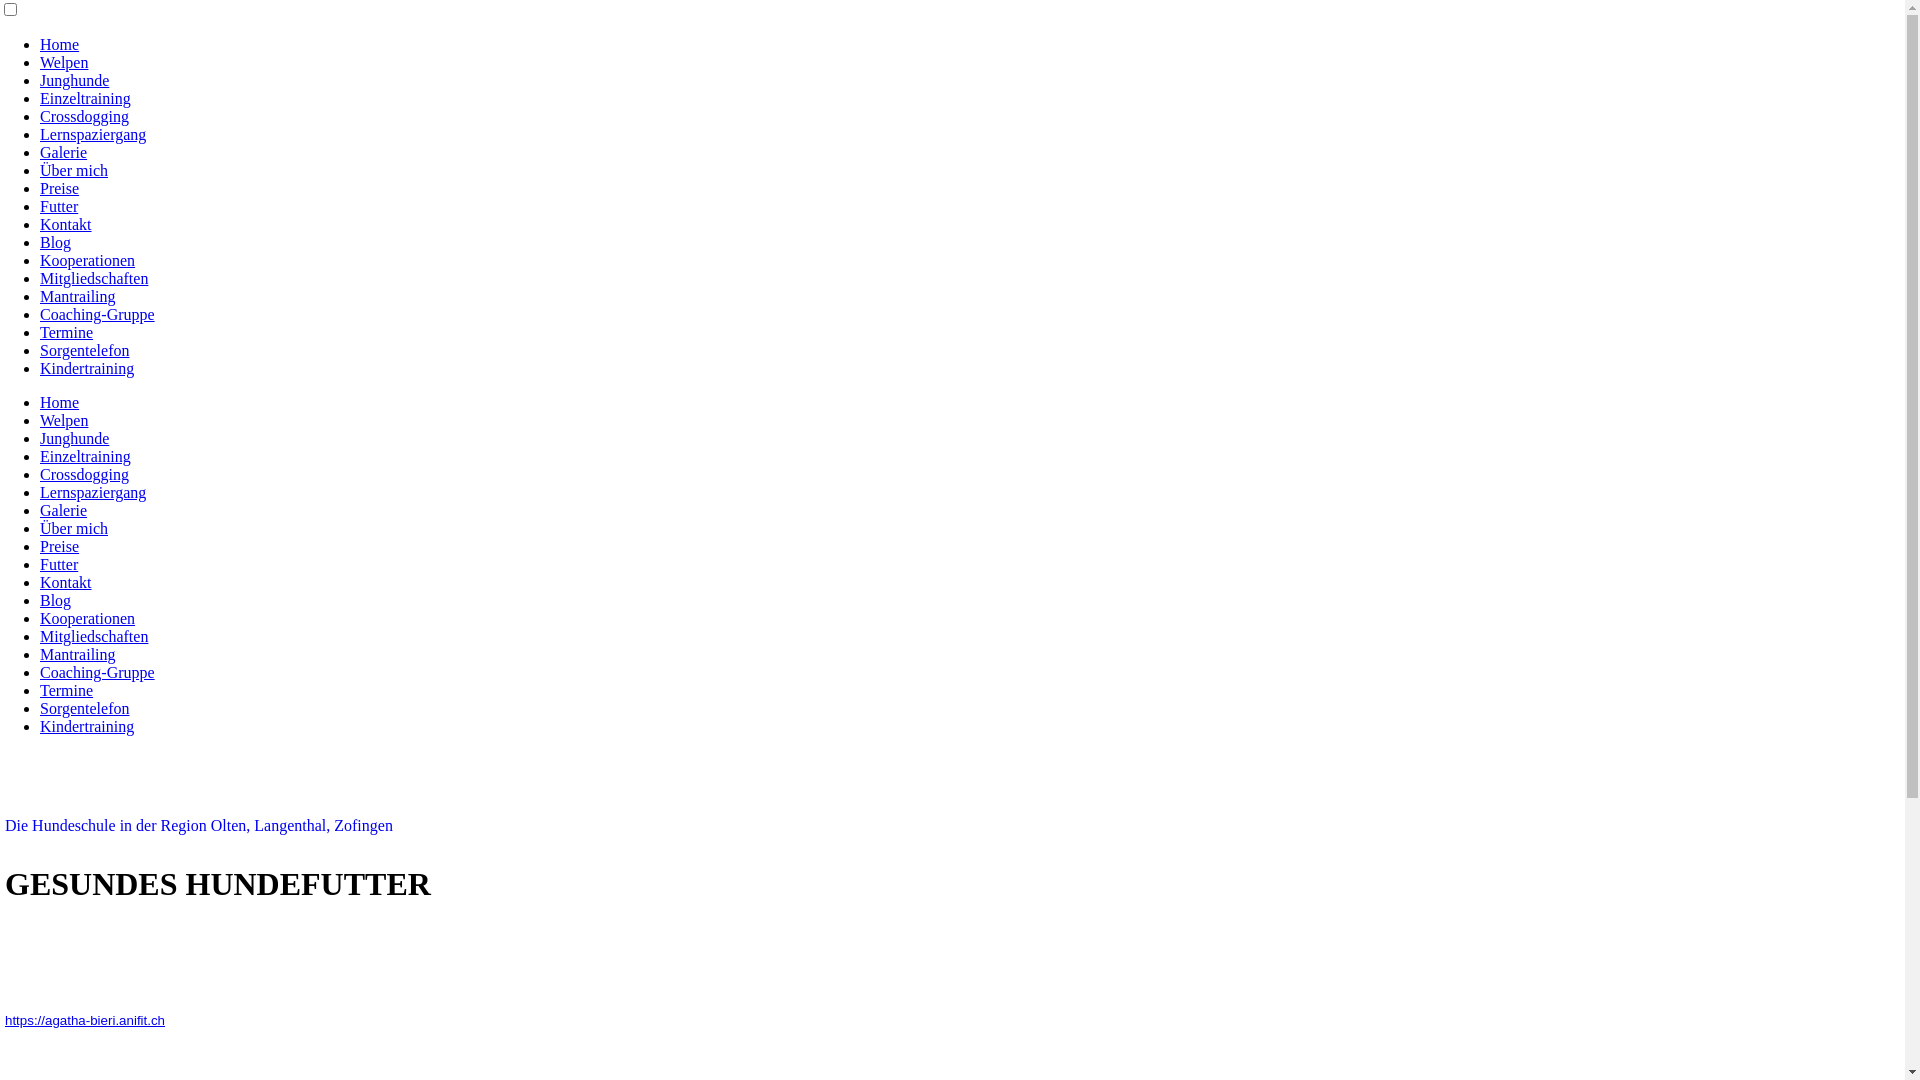 Image resolution: width=1920 pixels, height=1080 pixels. Describe the element at coordinates (85, 726) in the screenshot. I see `'Kindertraining'` at that location.